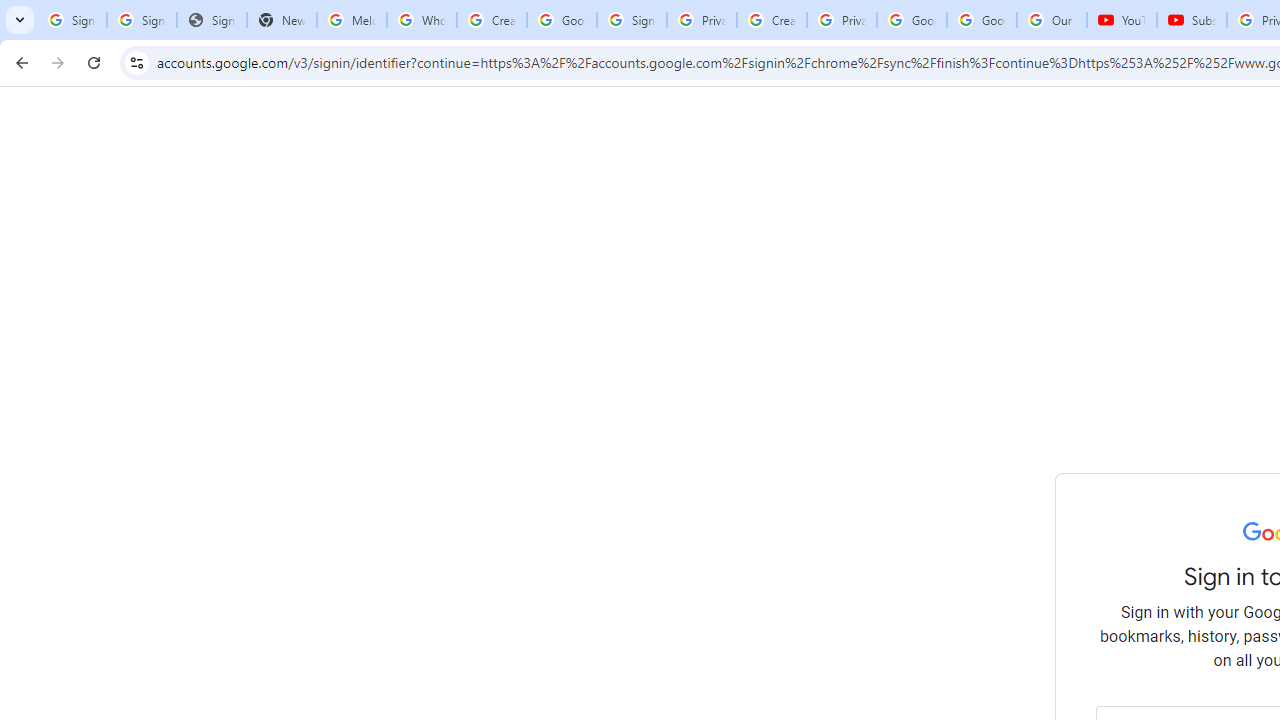  Describe the element at coordinates (1192, 20) in the screenshot. I see `'Subscriptions - YouTube'` at that location.